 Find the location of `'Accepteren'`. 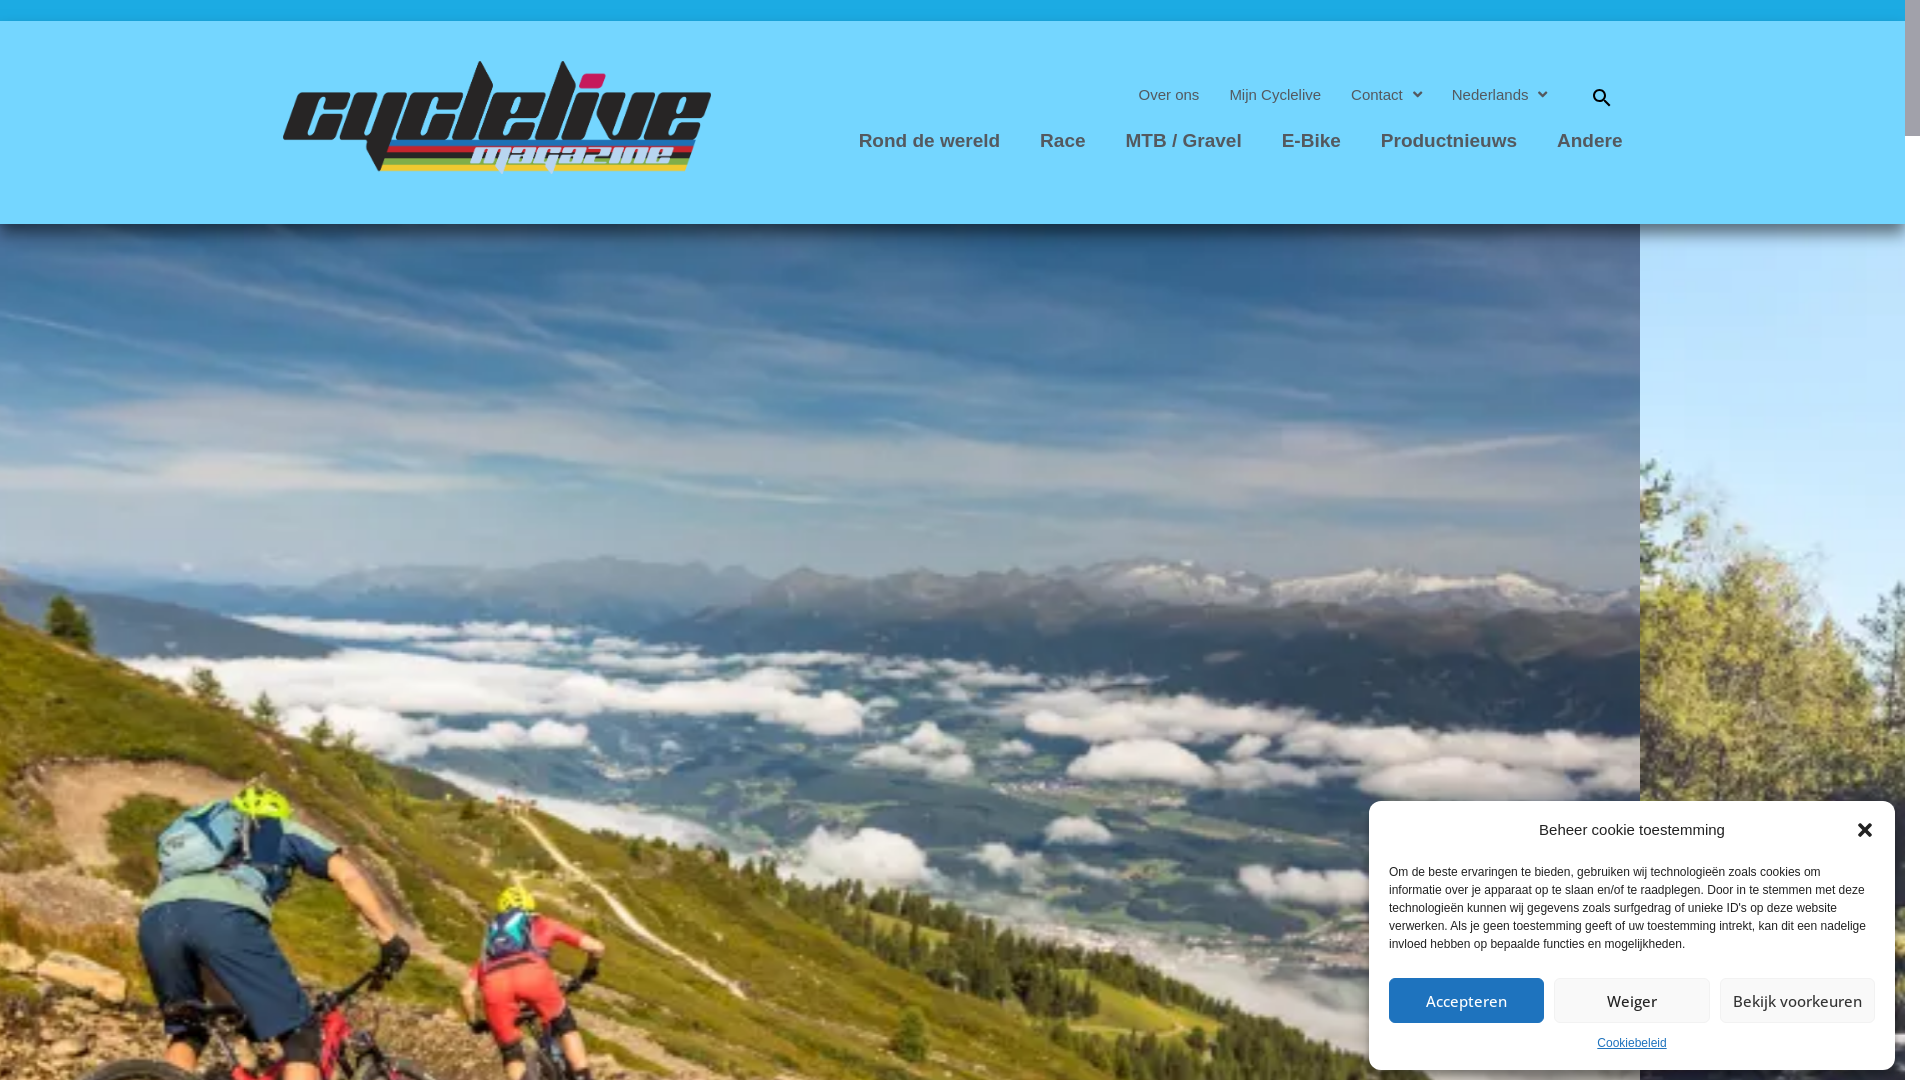

'Accepteren' is located at coordinates (1466, 1000).